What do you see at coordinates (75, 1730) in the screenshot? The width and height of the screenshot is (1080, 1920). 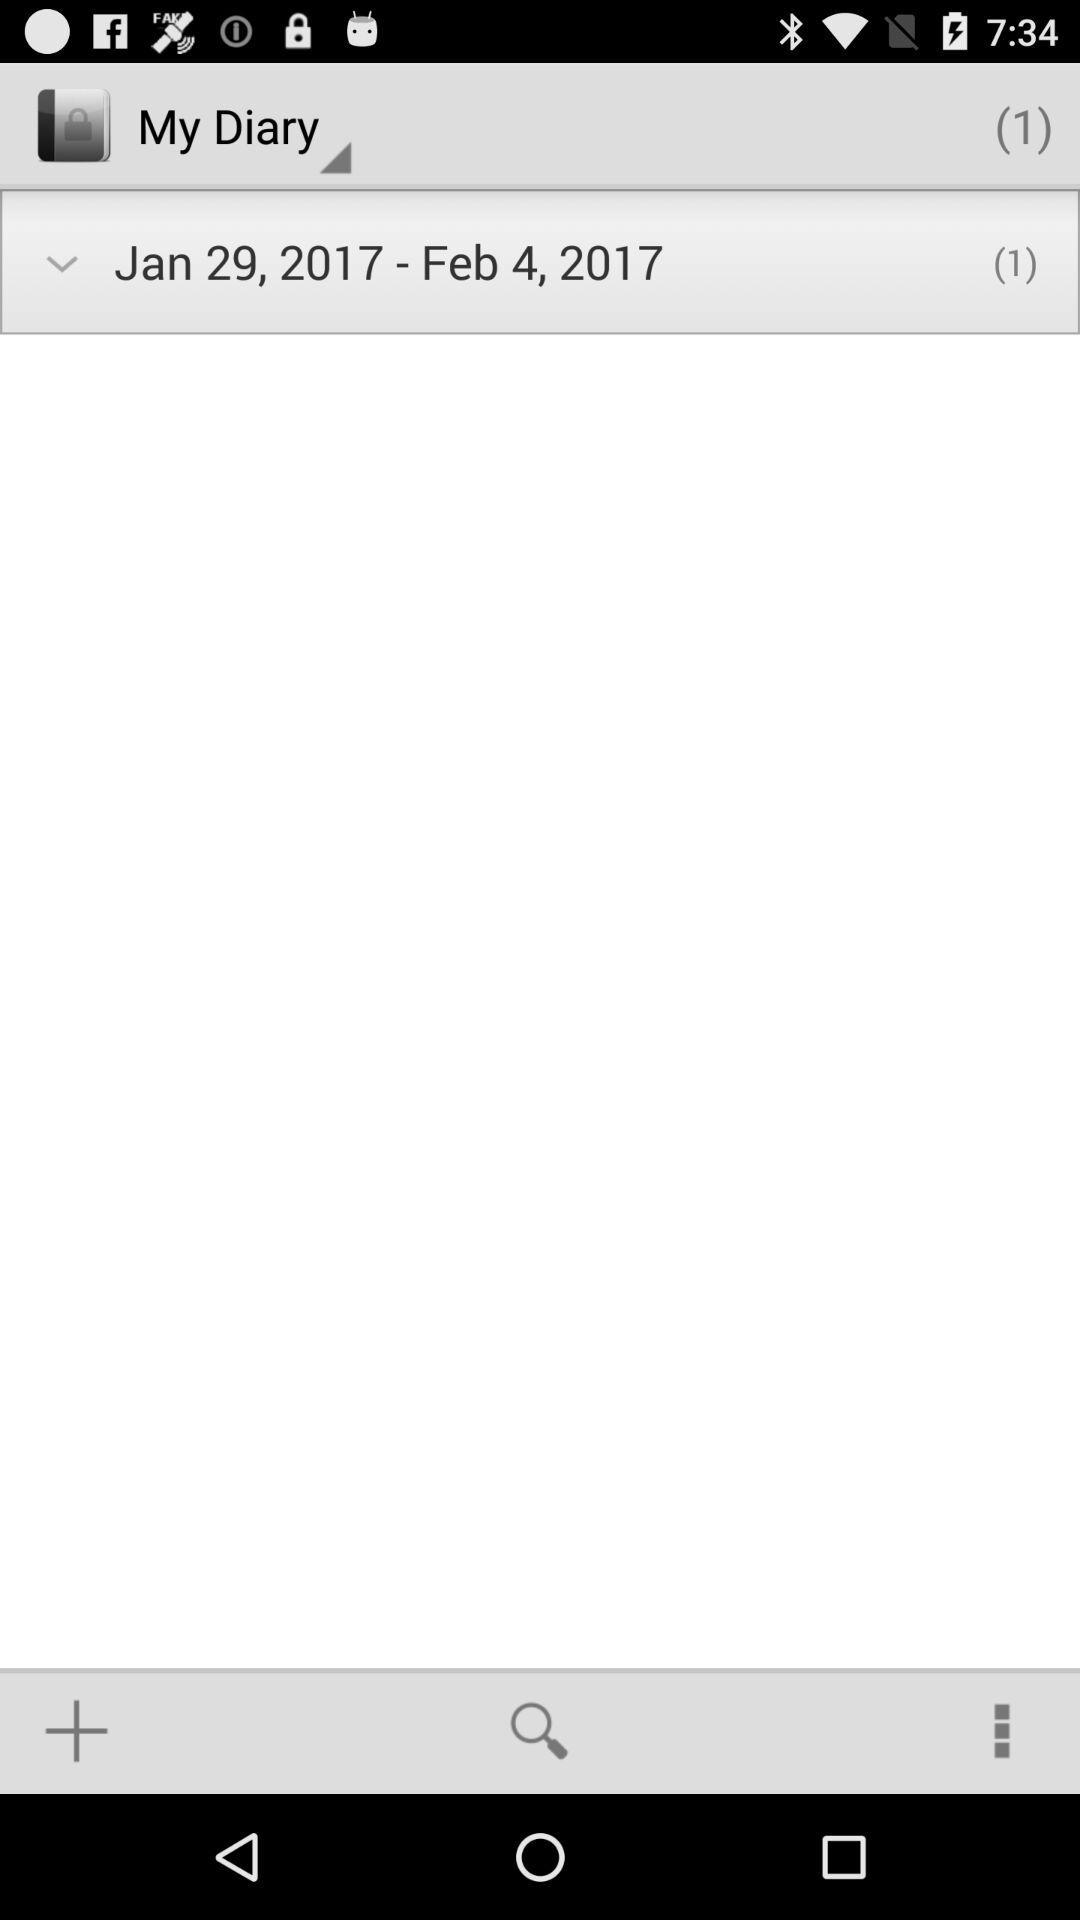 I see `icon at the bottom left corner` at bounding box center [75, 1730].